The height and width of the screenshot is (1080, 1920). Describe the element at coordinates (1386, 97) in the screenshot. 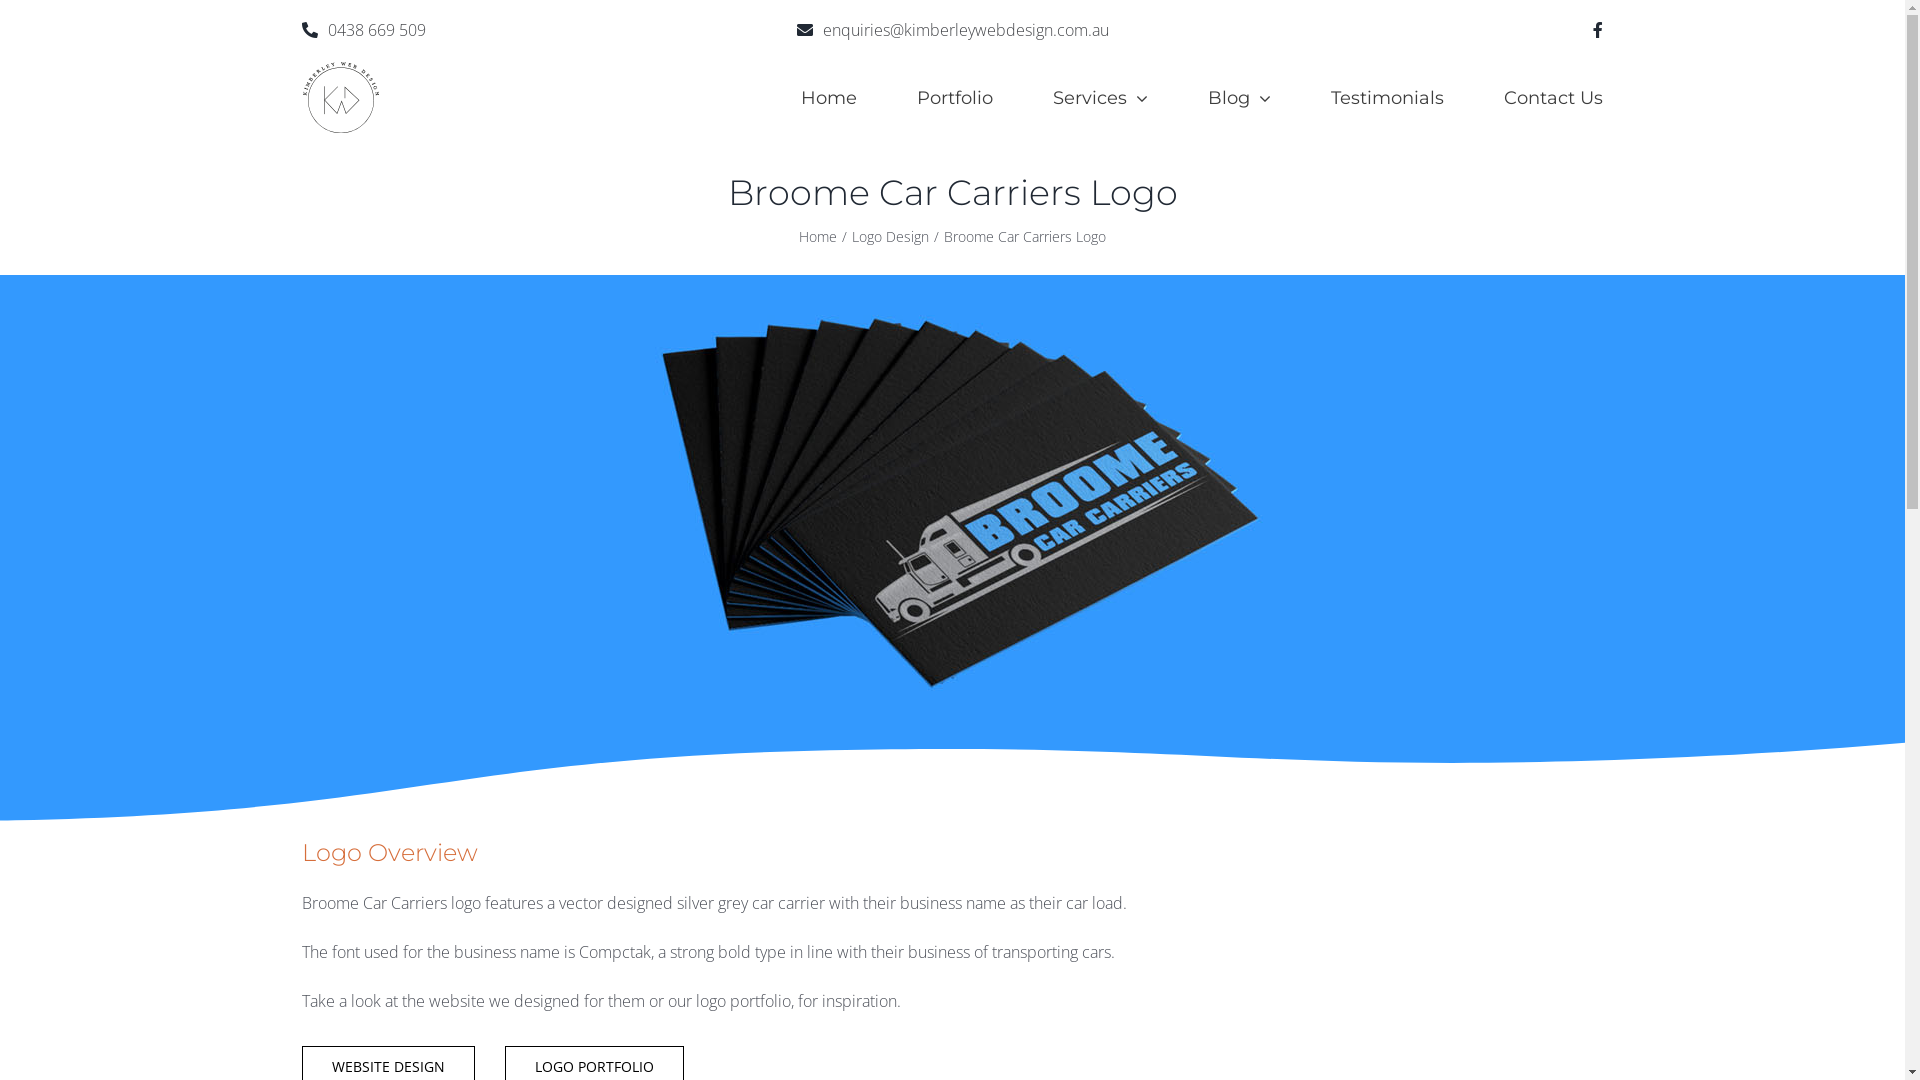

I see `'Testimonials'` at that location.